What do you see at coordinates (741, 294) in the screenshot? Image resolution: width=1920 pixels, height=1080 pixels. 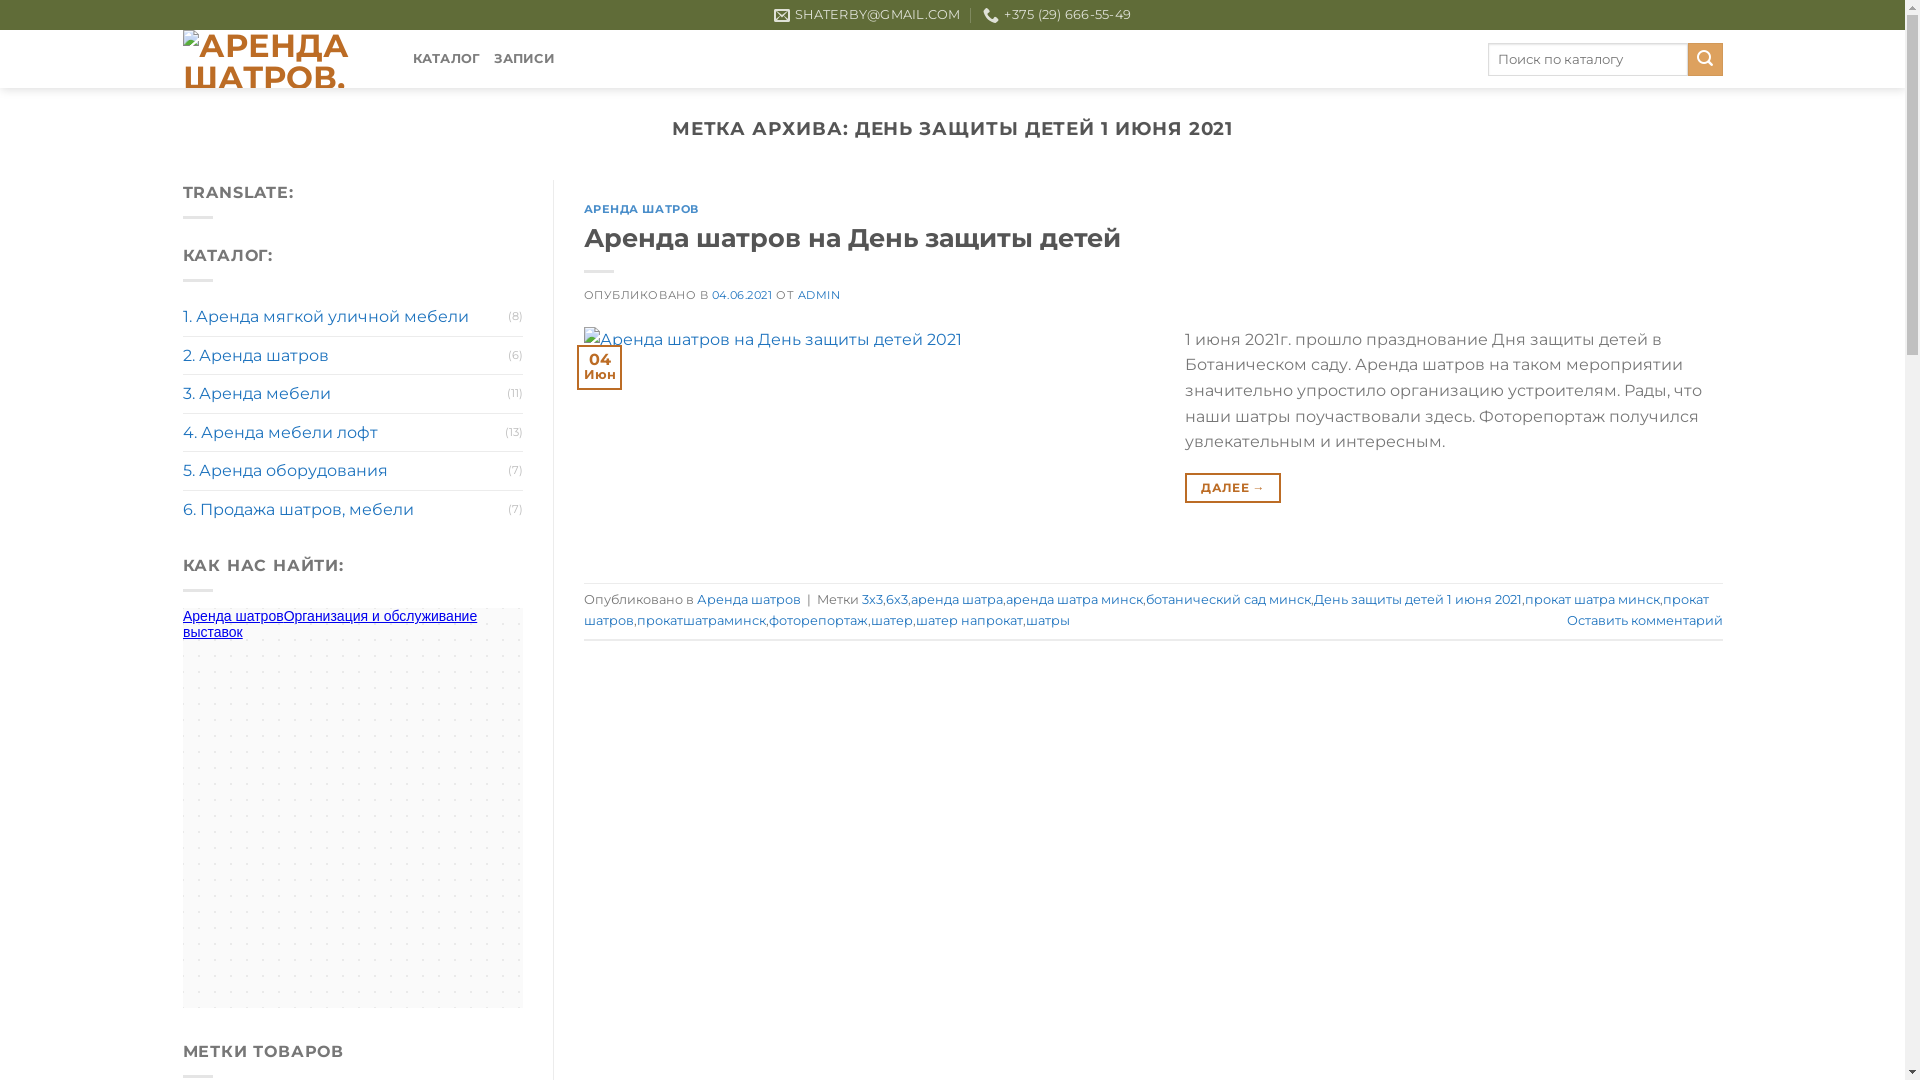 I see `'04.06.2021'` at bounding box center [741, 294].